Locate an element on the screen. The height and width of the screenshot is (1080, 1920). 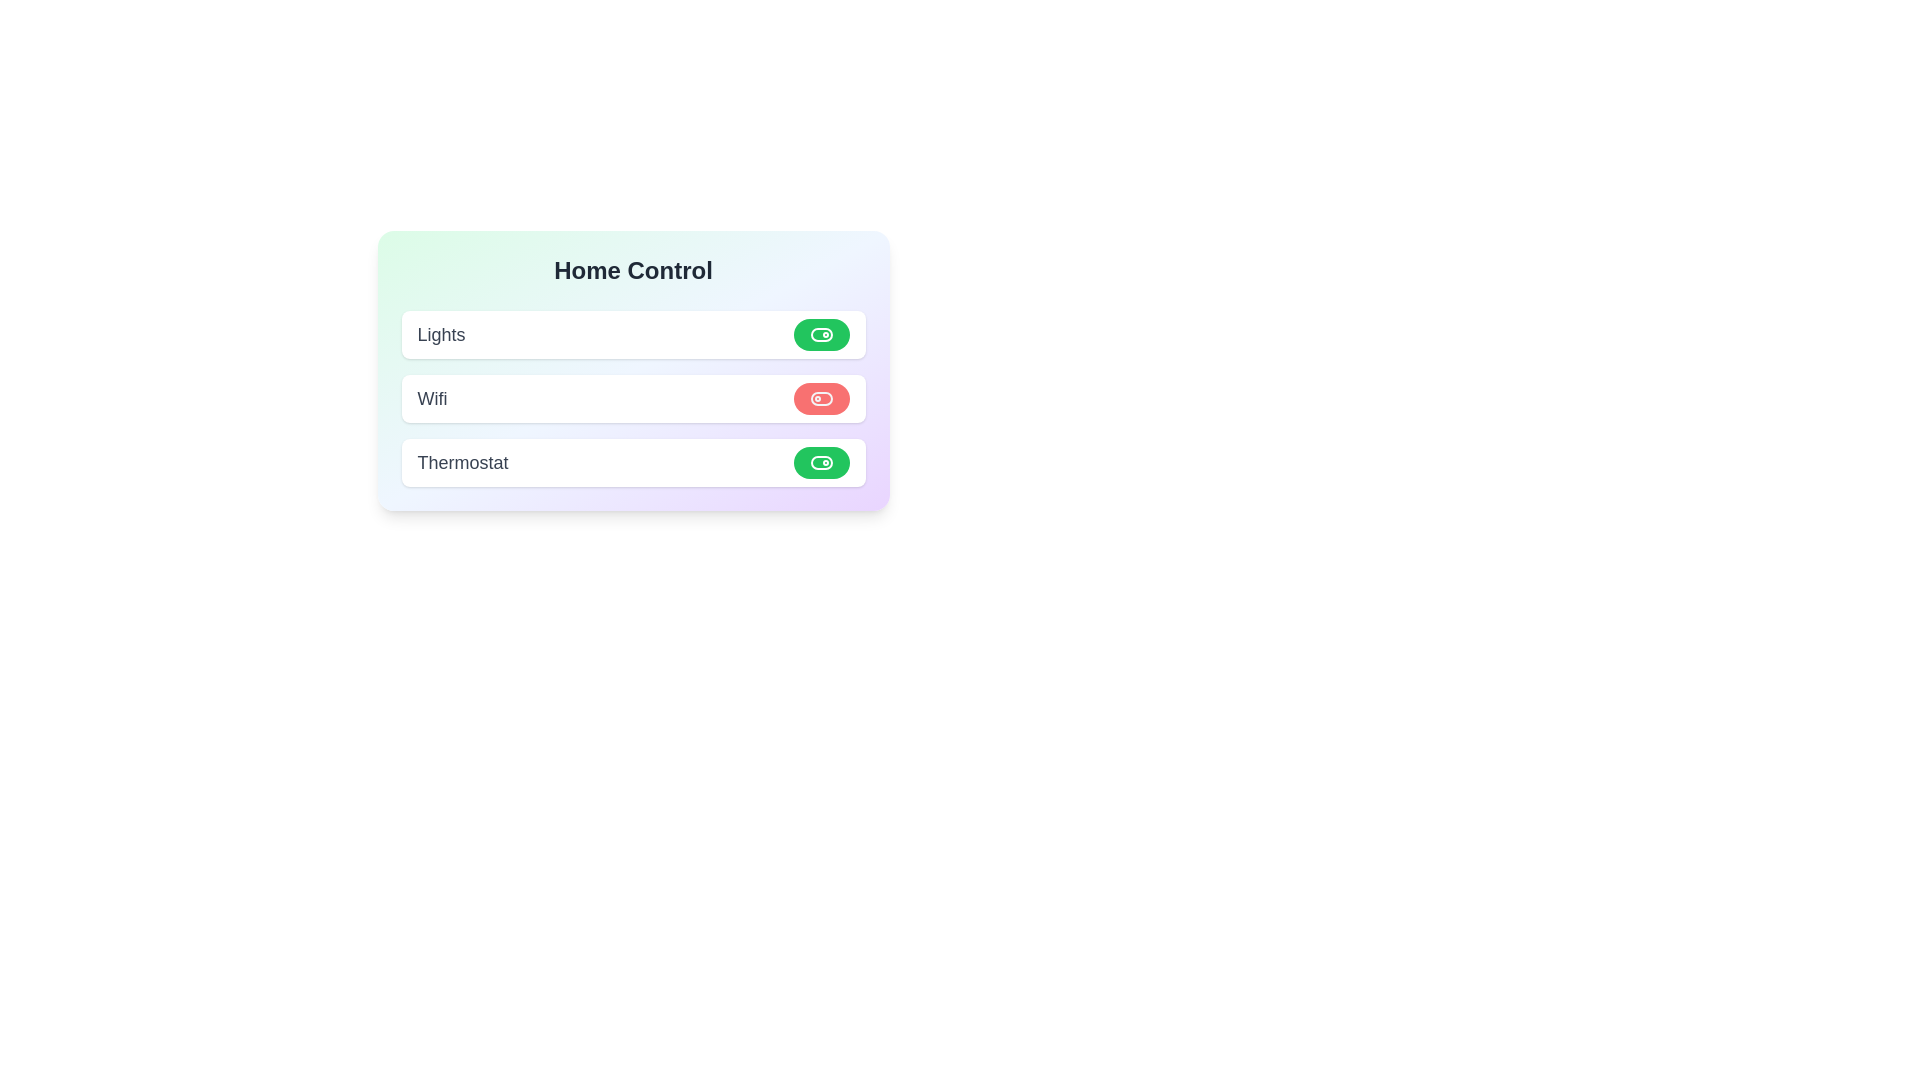
the 'Thermostat' toggle switch is located at coordinates (821, 462).